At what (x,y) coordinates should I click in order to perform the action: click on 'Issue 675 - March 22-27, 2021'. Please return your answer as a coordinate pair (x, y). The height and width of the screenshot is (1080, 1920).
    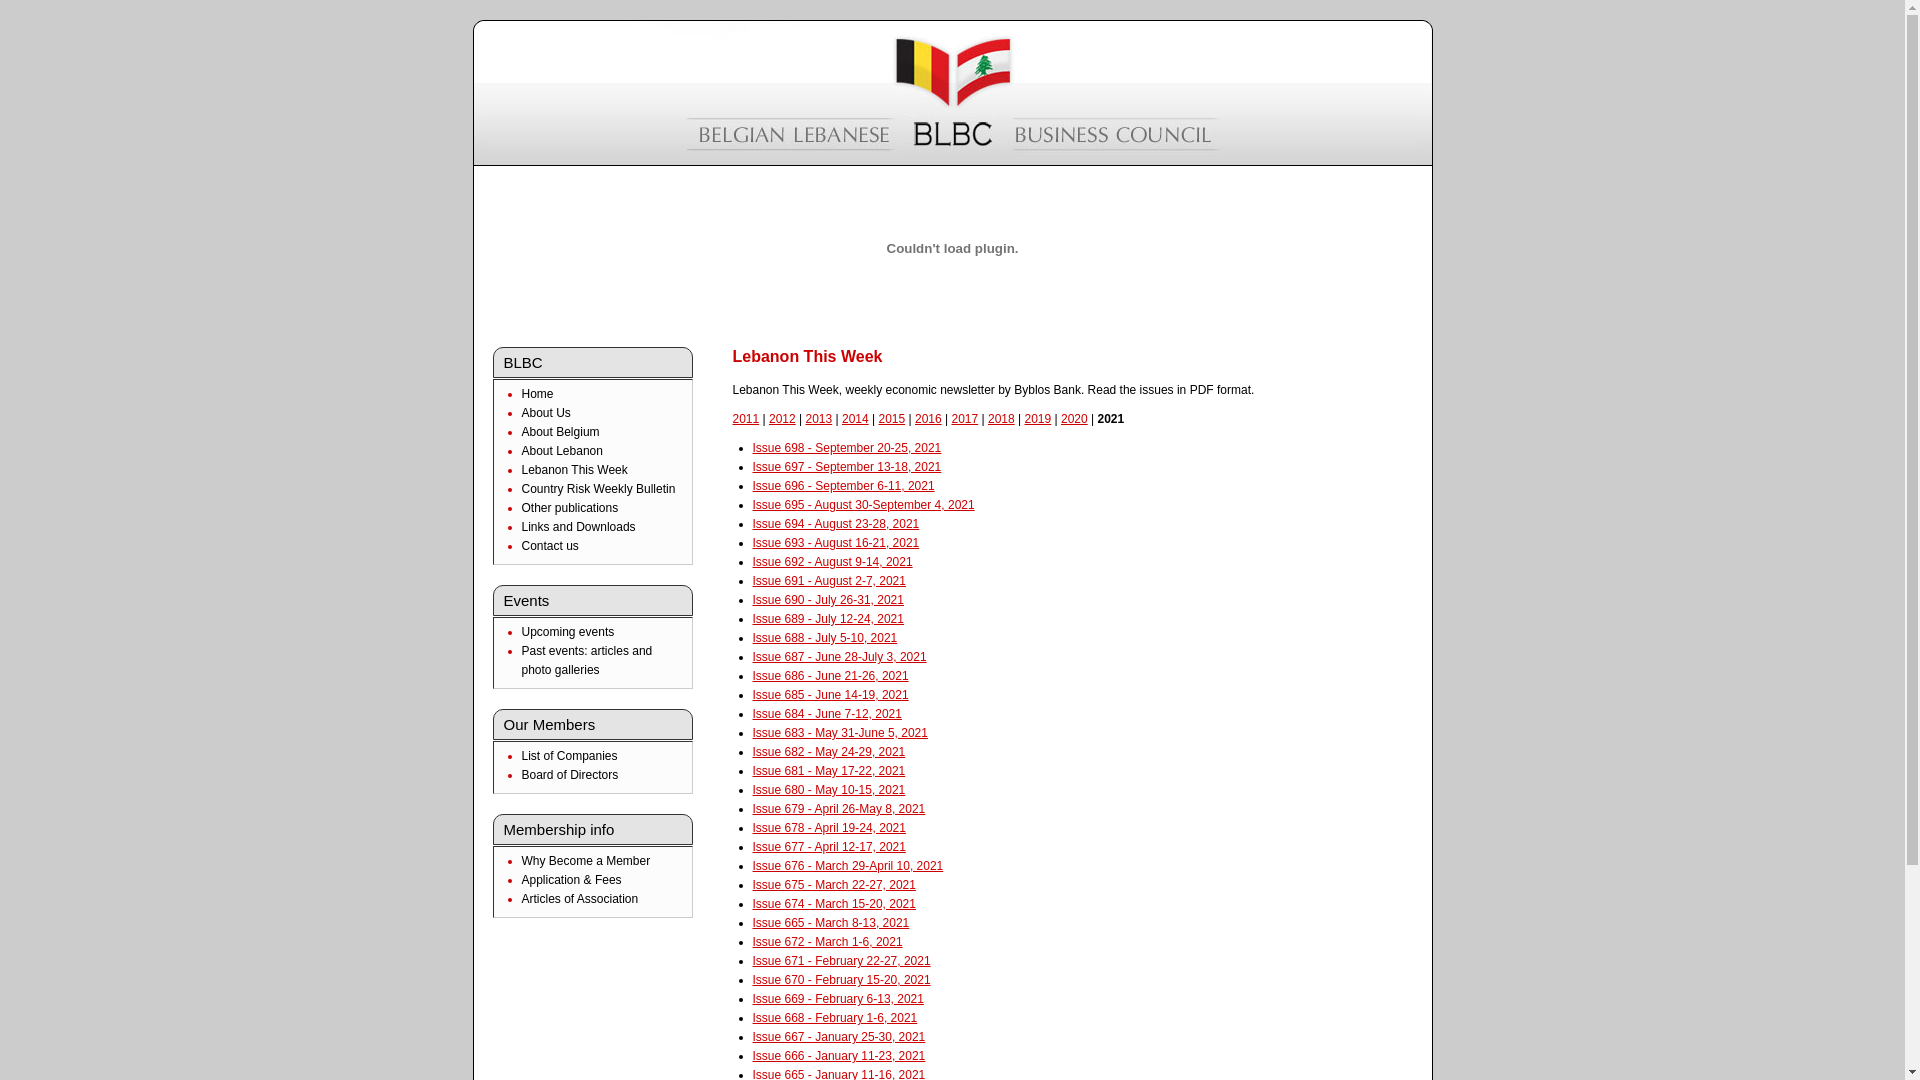
    Looking at the image, I should click on (751, 883).